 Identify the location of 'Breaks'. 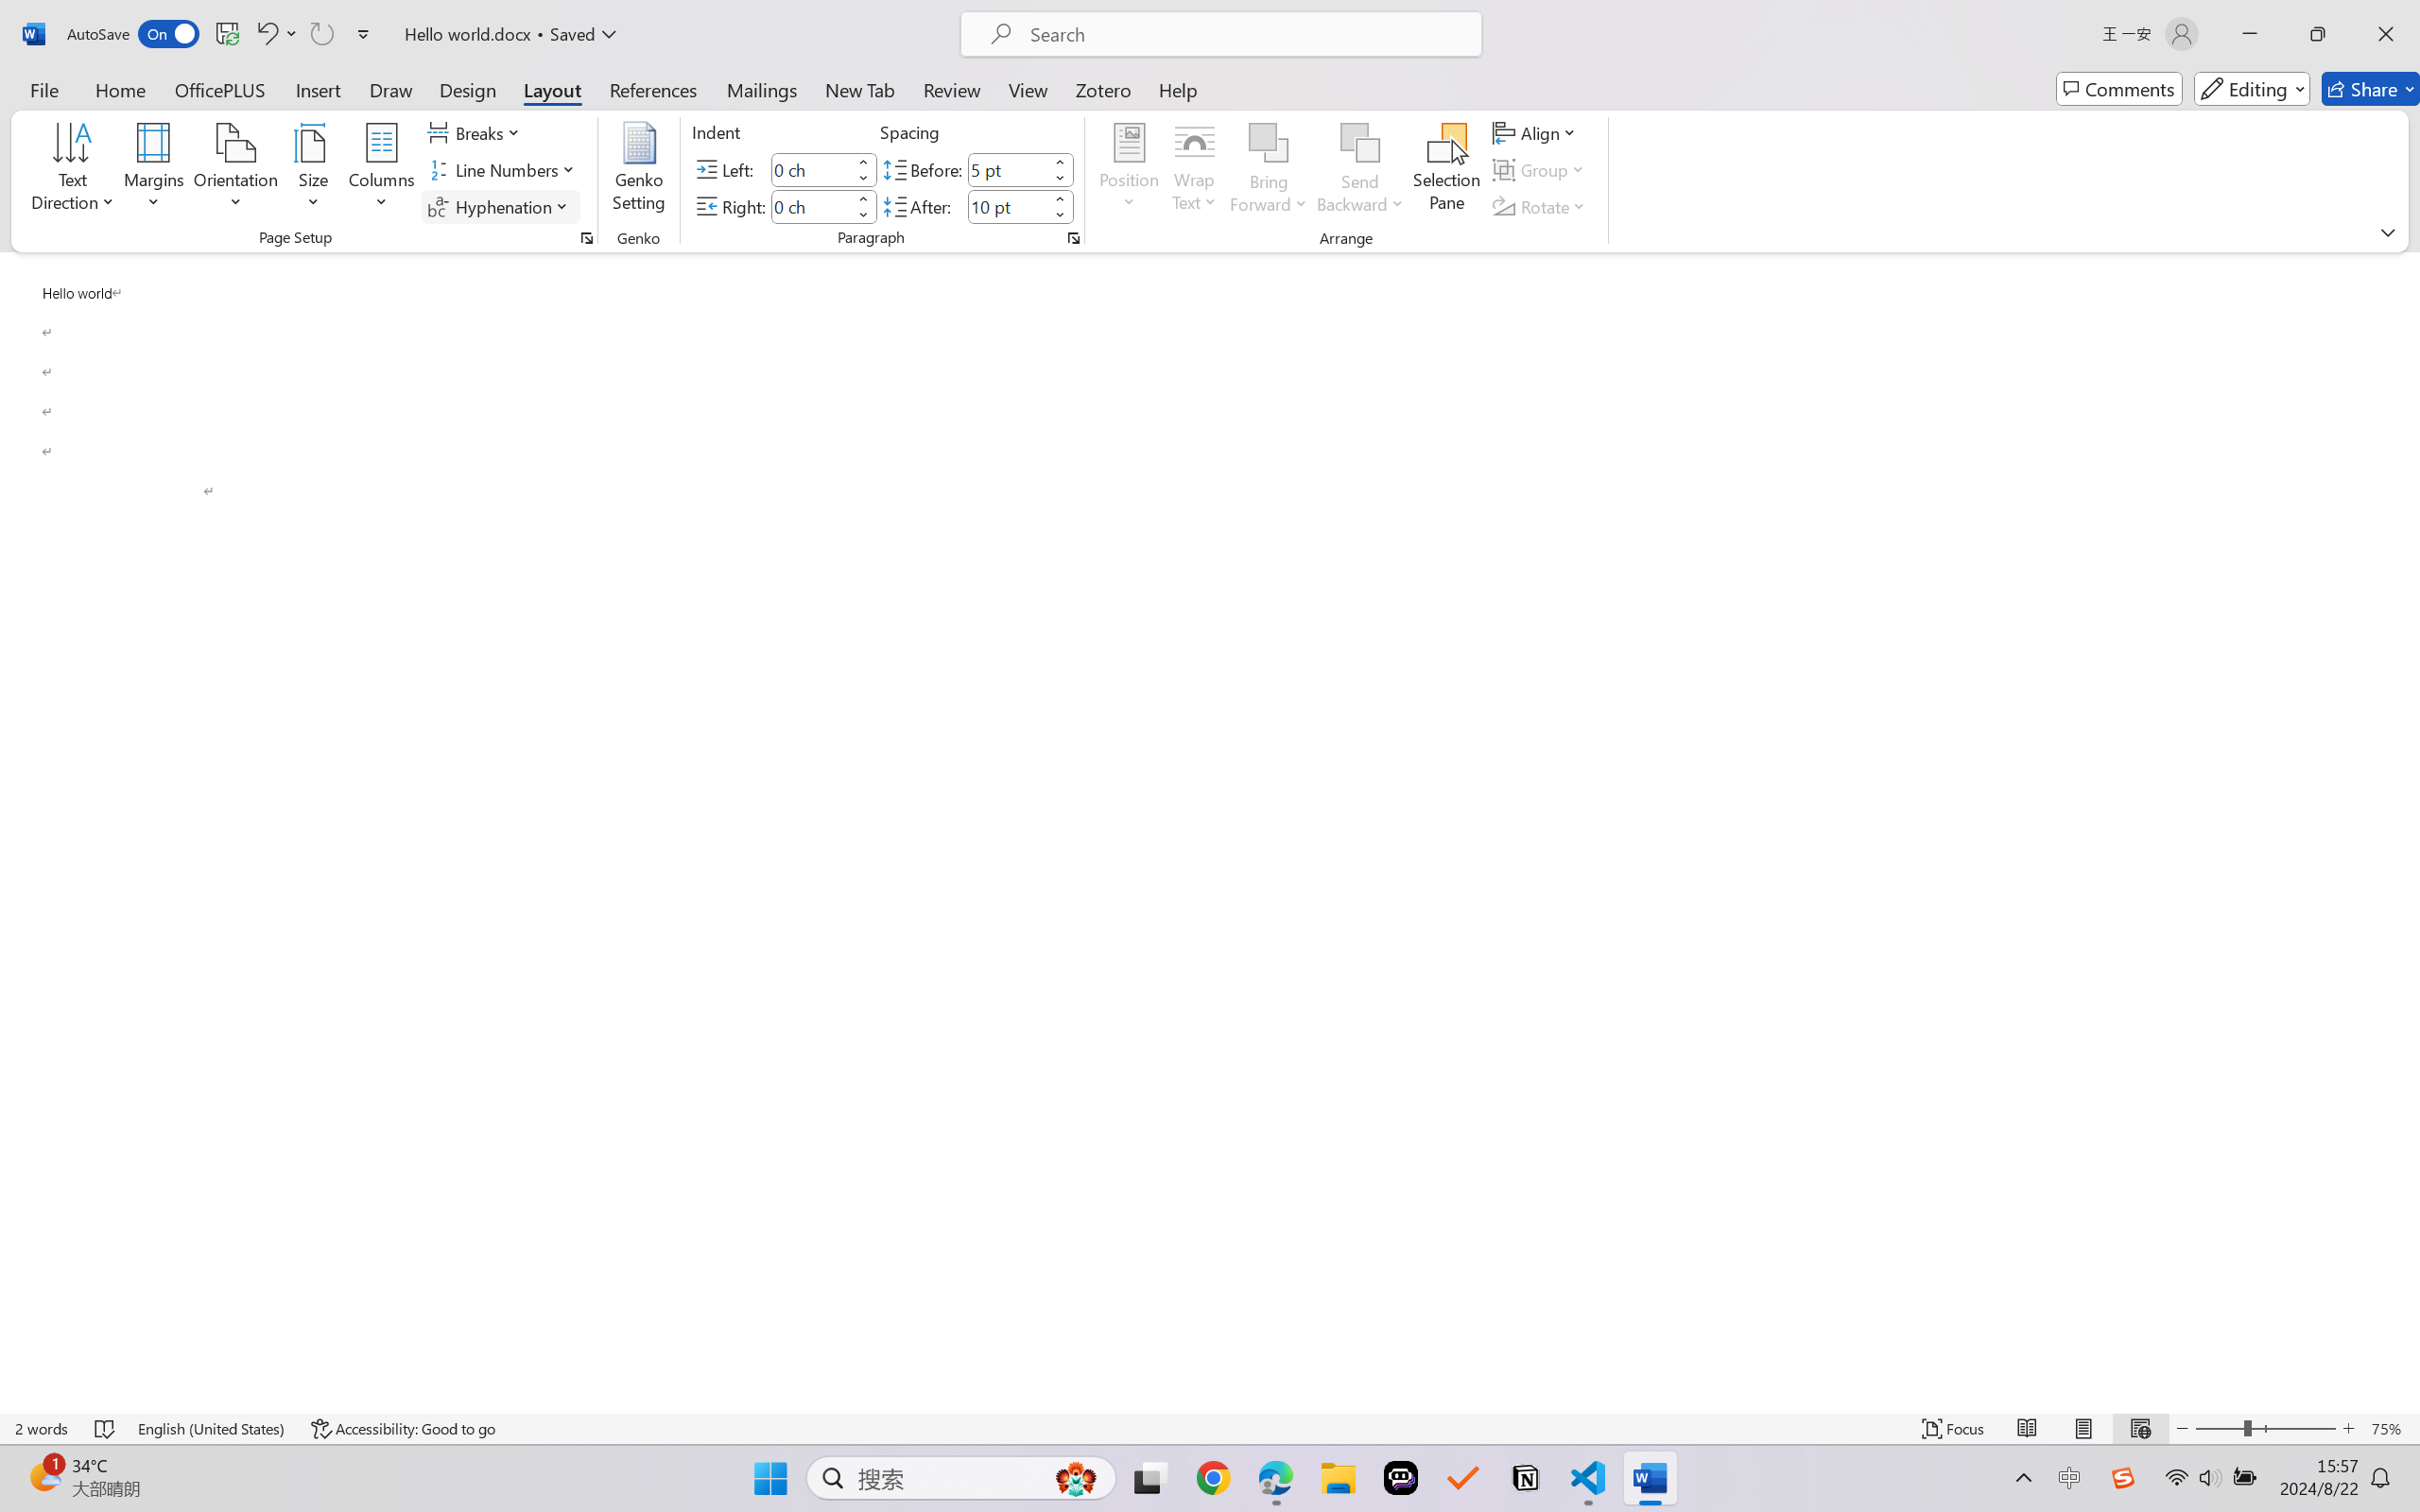
(476, 131).